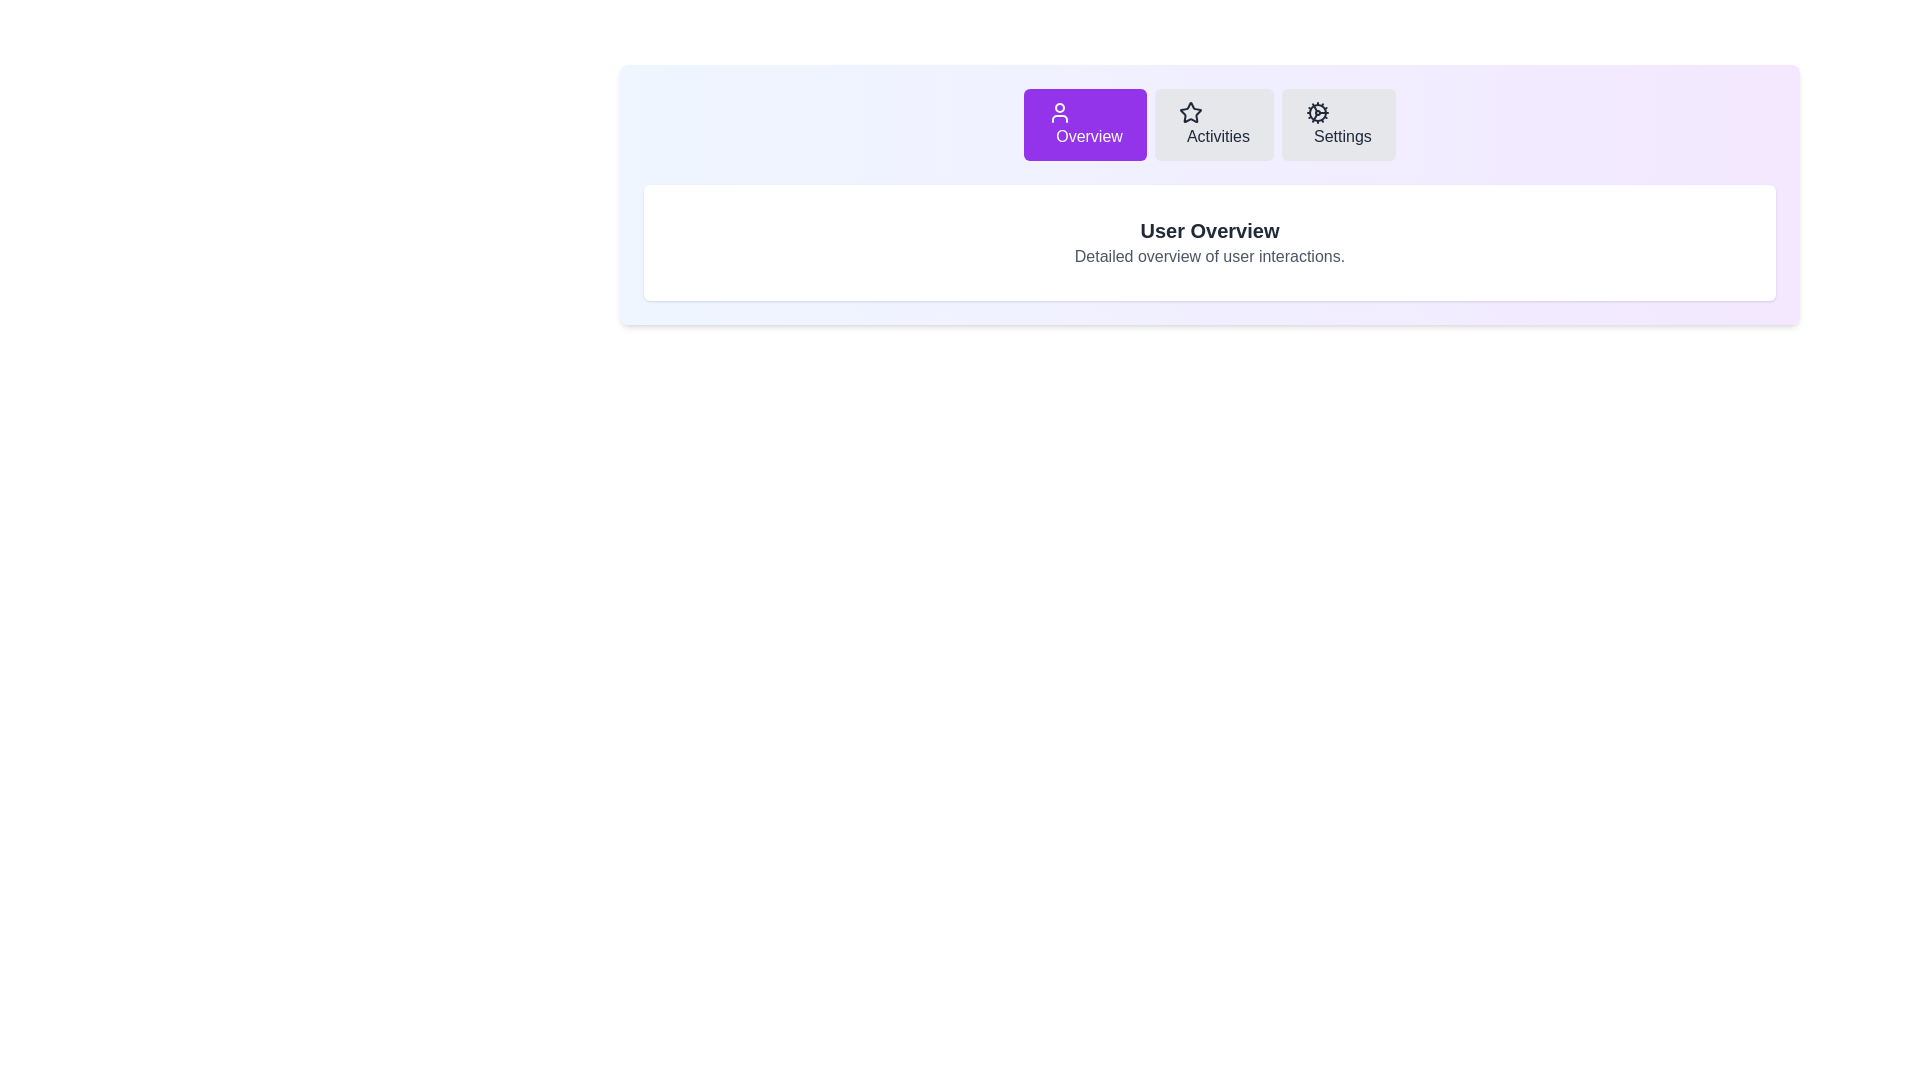 Image resolution: width=1920 pixels, height=1080 pixels. What do you see at coordinates (1208, 230) in the screenshot?
I see `the 'User Overview' text label header, which is styled in bold and dark gray, located at the top of its section` at bounding box center [1208, 230].